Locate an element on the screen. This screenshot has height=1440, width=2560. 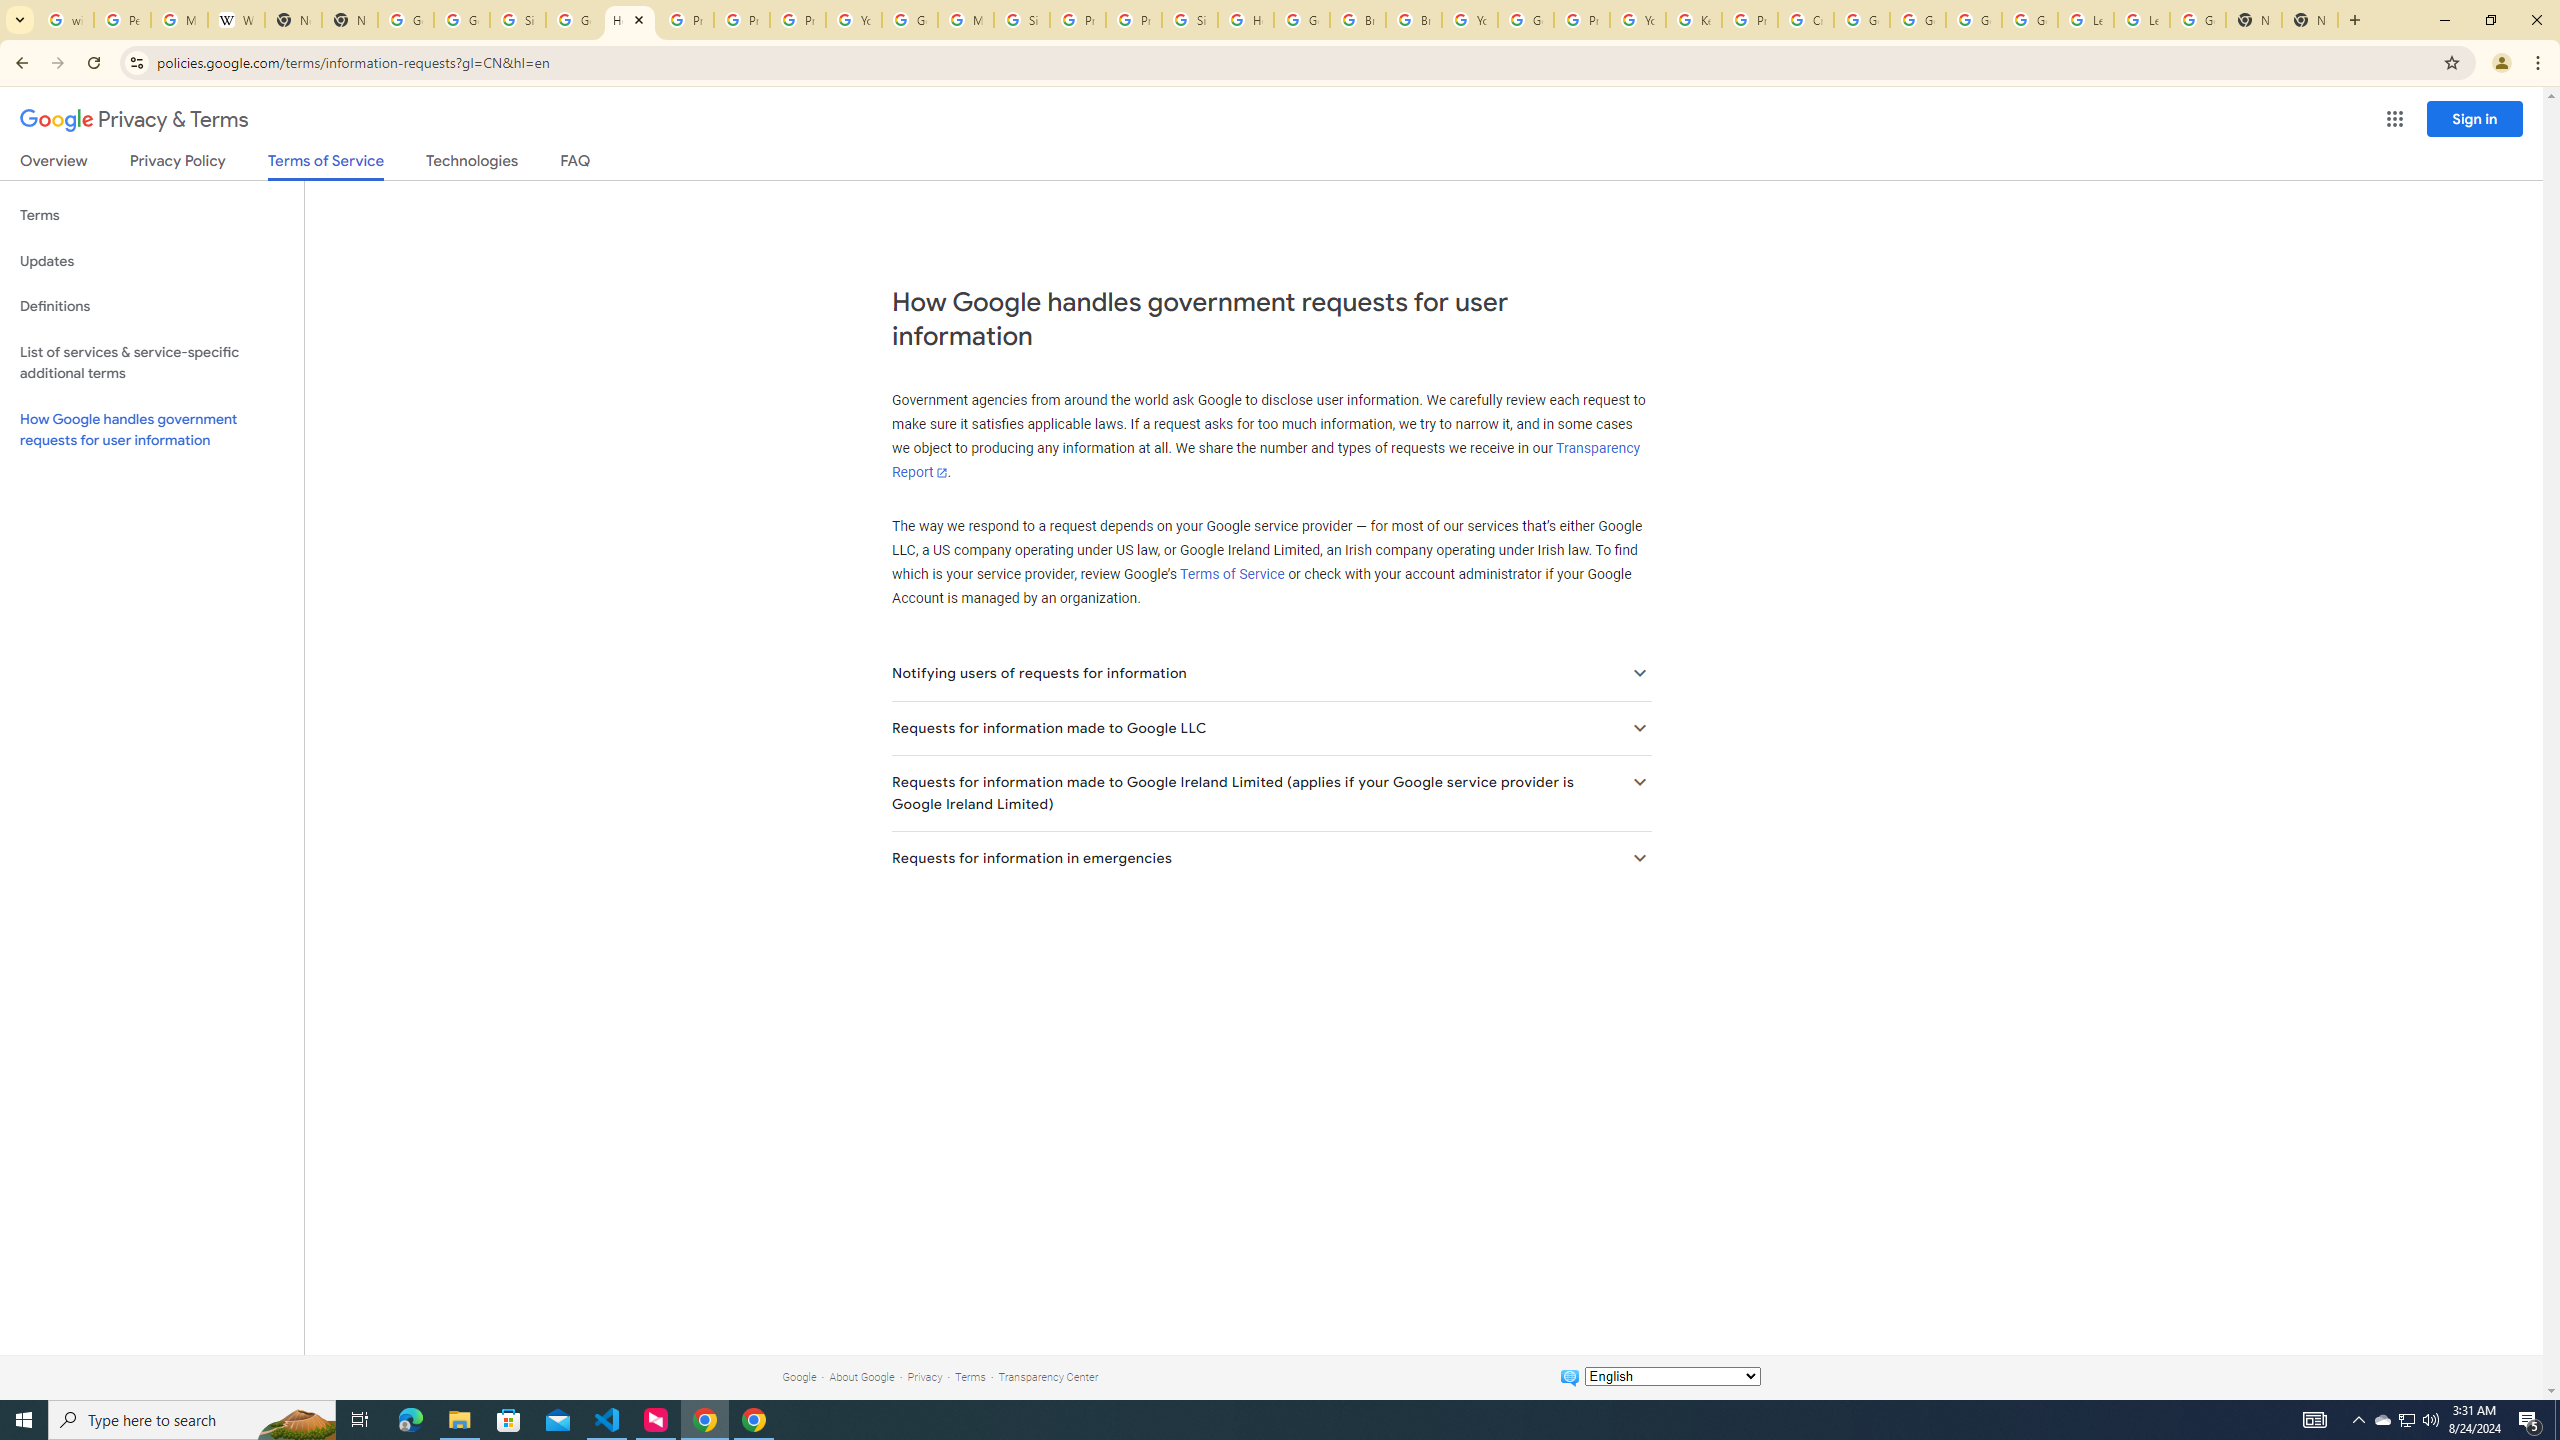
'Google Drive: Sign-in' is located at coordinates (461, 19).